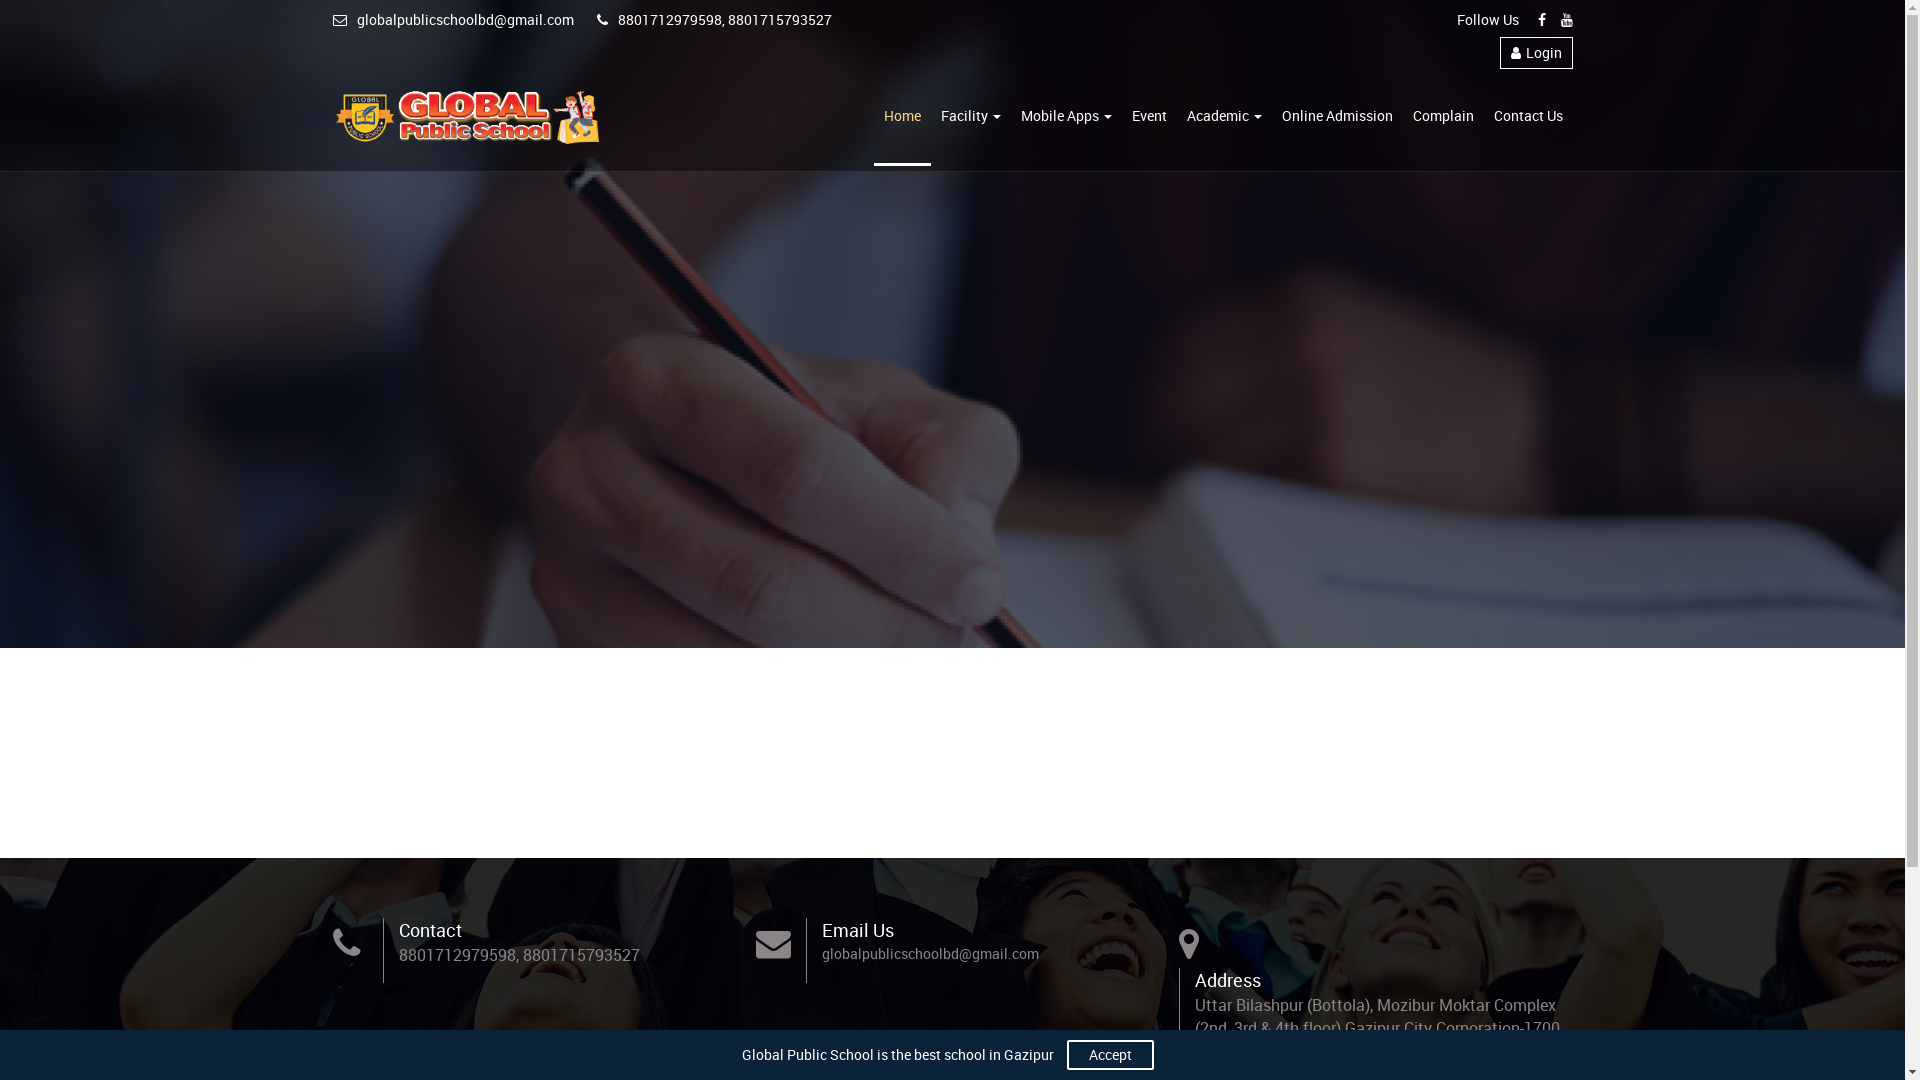 Image resolution: width=1920 pixels, height=1080 pixels. I want to click on 'globalpublicschoolbd@gmail.com', so click(451, 19).